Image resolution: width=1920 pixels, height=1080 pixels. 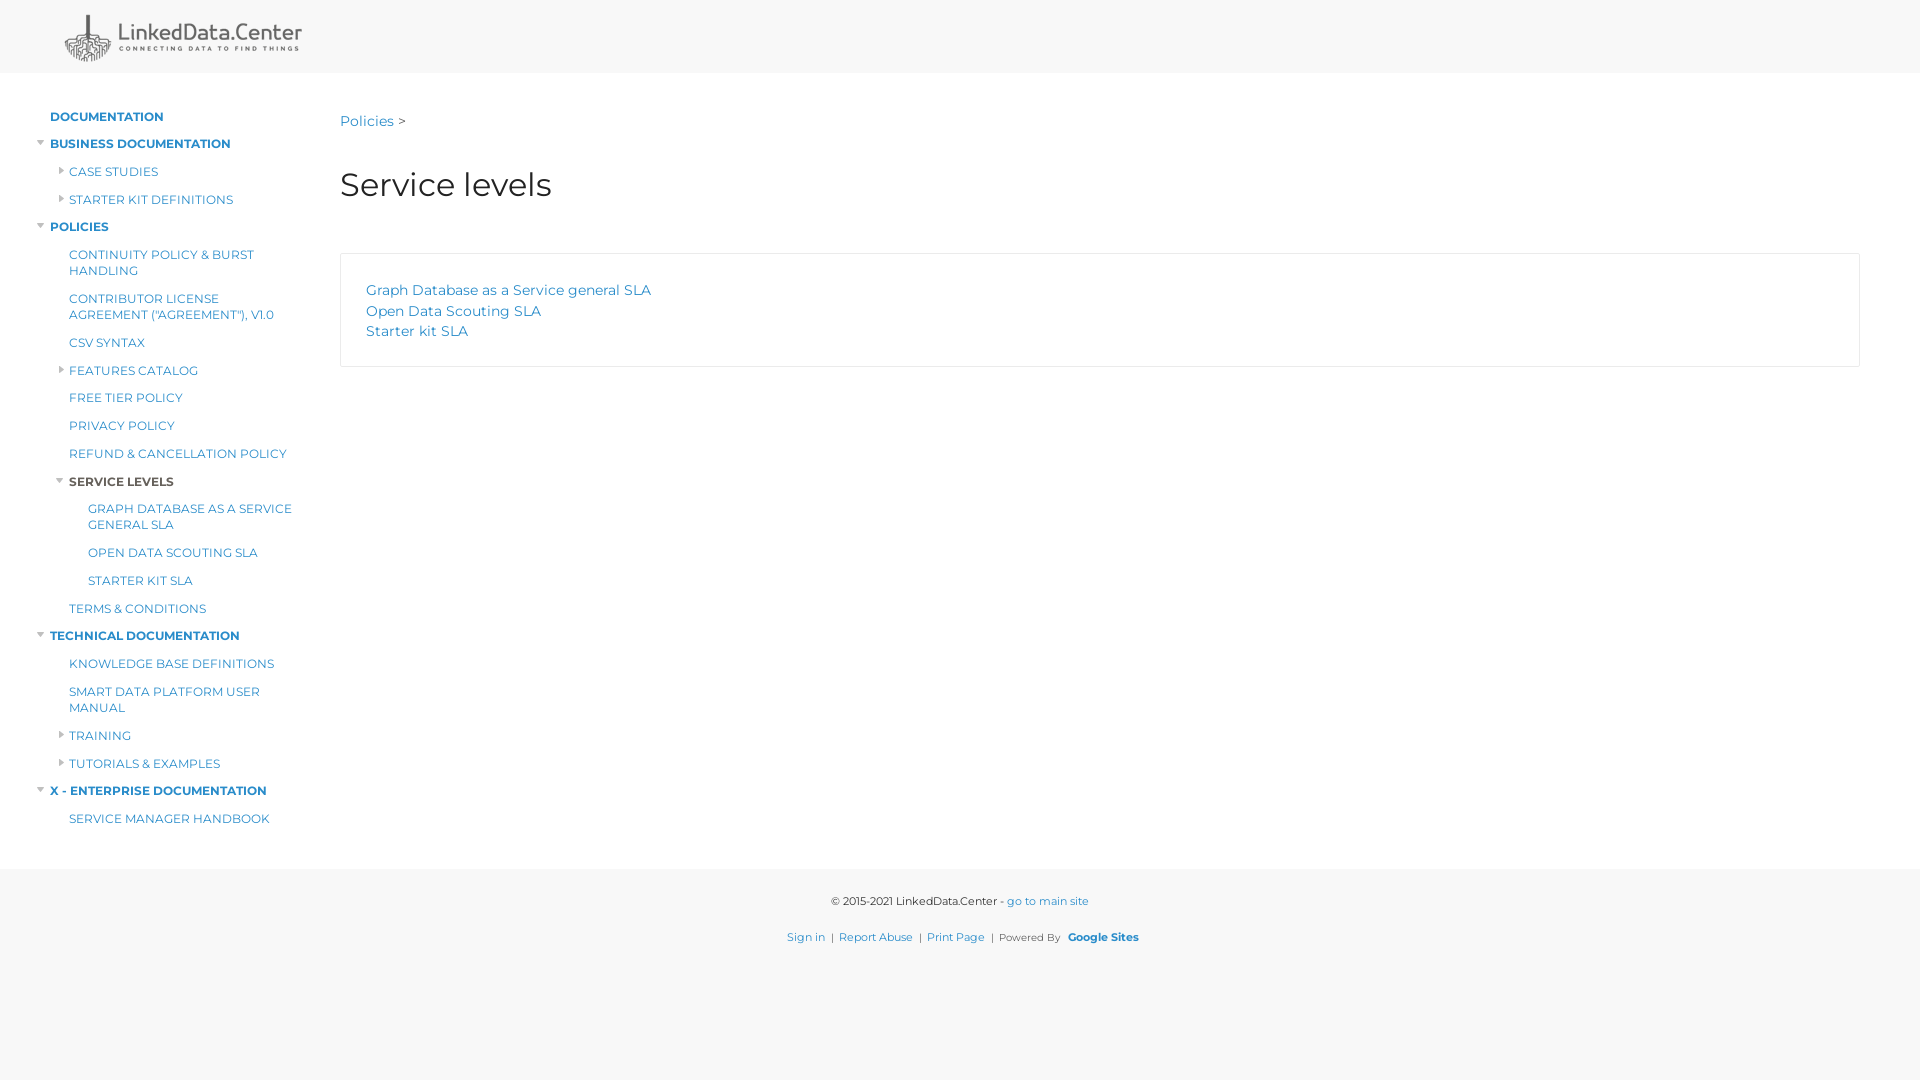 What do you see at coordinates (366, 104) in the screenshot?
I see `'Policies'` at bounding box center [366, 104].